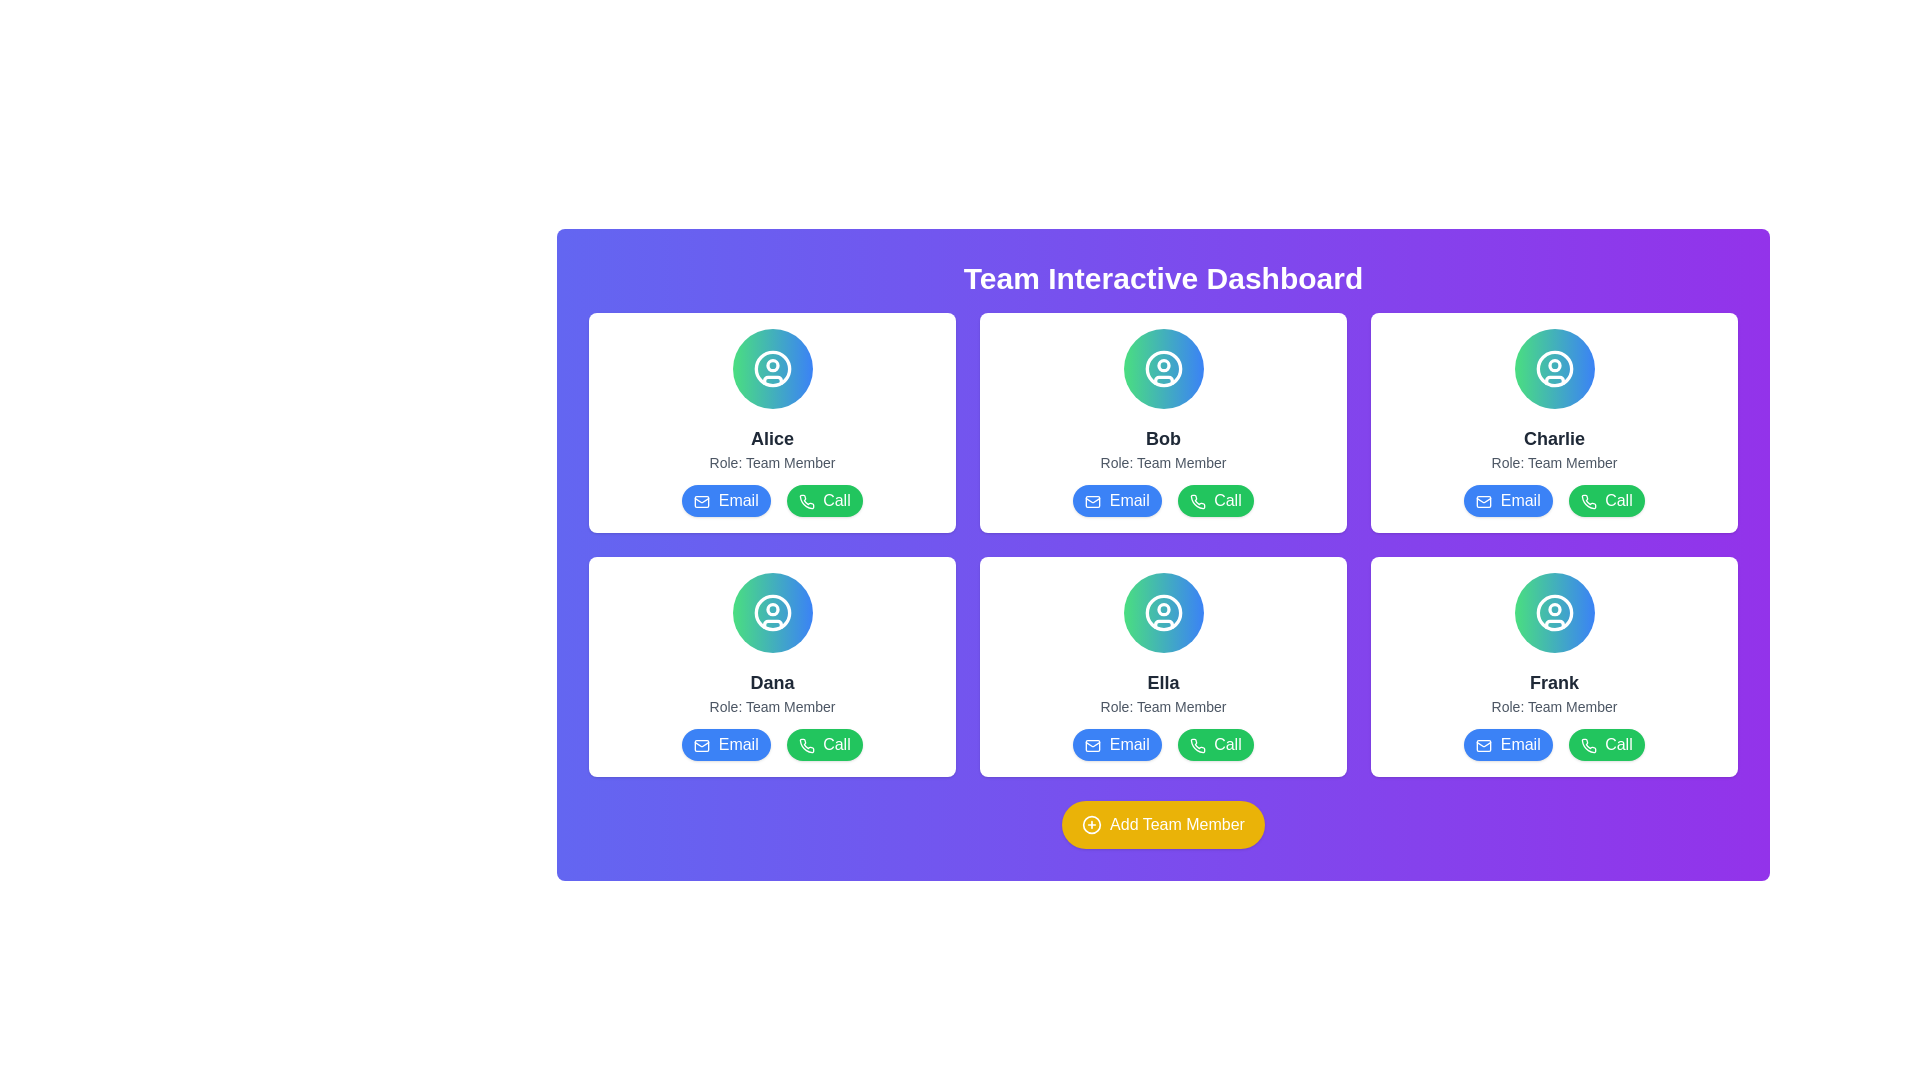  Describe the element at coordinates (1606, 500) in the screenshot. I see `the phone call button located to the right of the 'Email' button in the group of buttons under the card for 'Charlie'` at that location.